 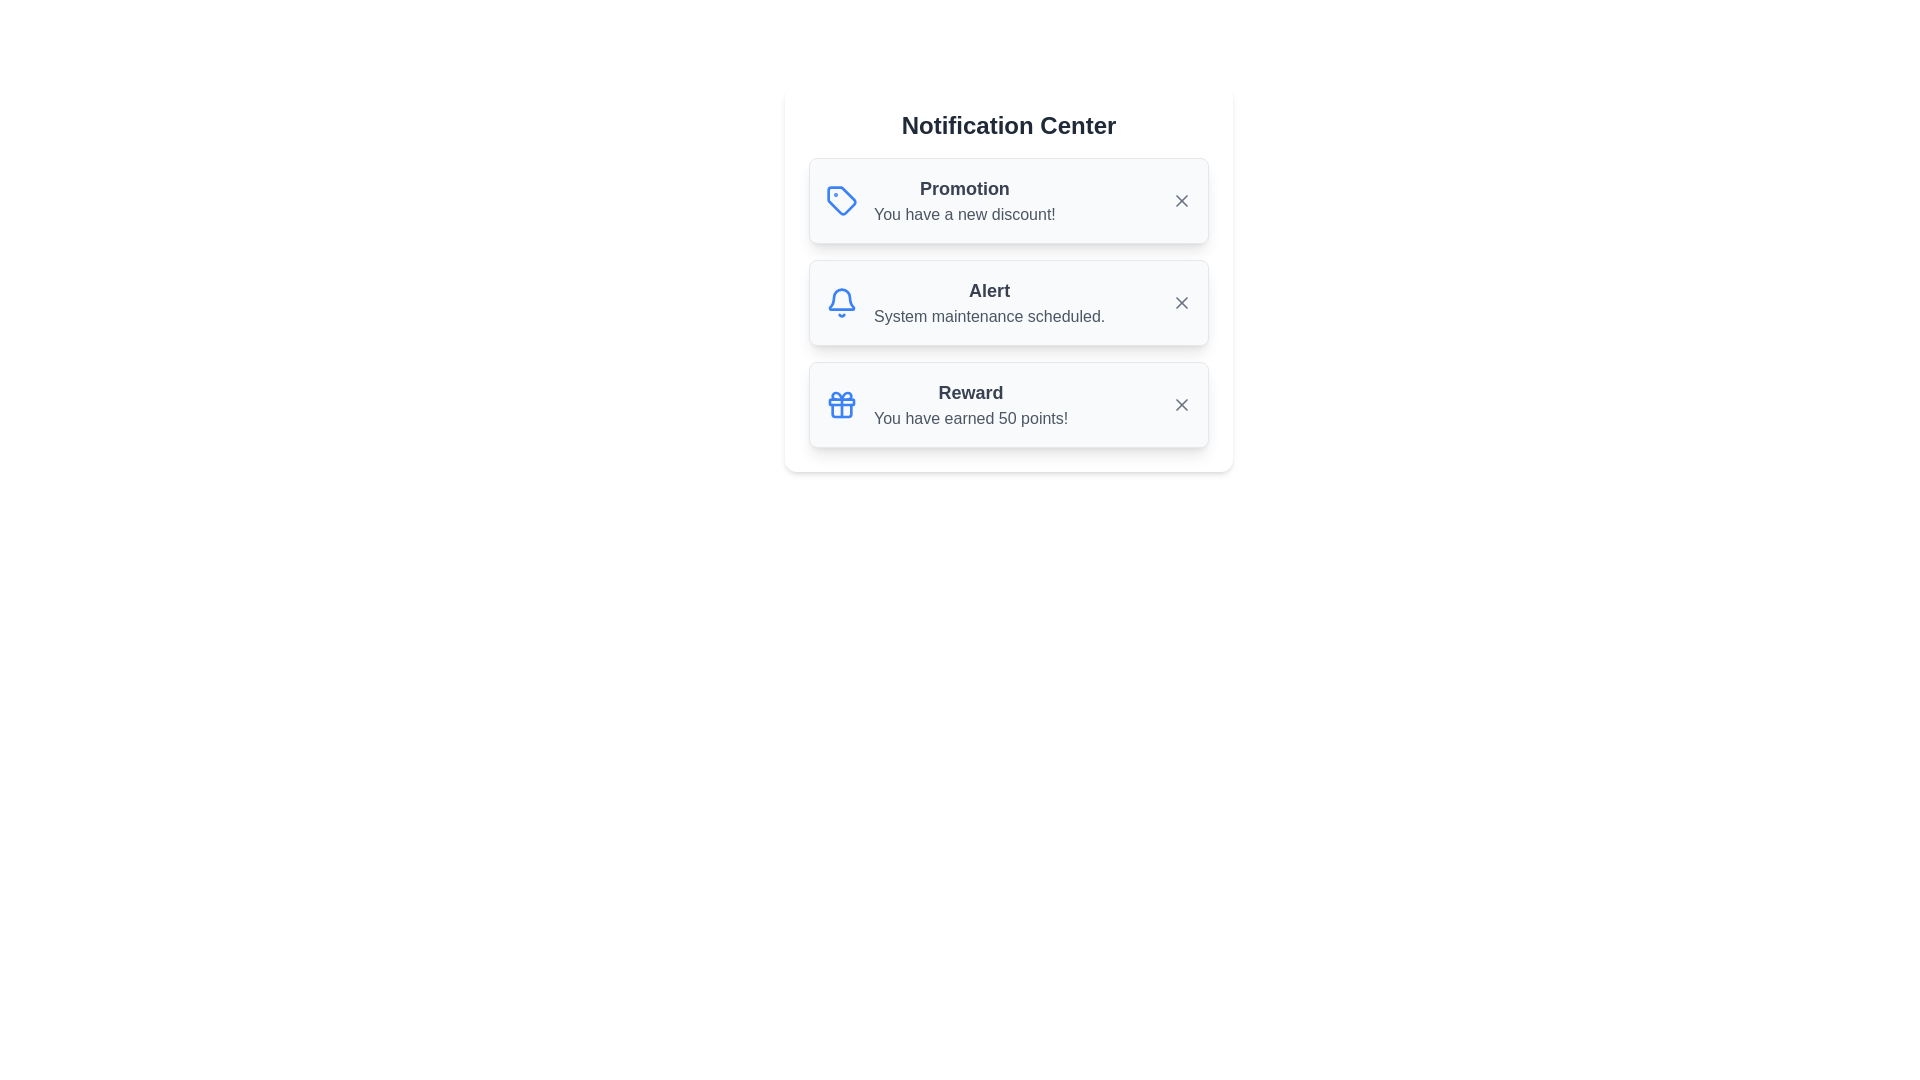 What do you see at coordinates (841, 405) in the screenshot?
I see `the meaning of the blue gift icon located` at bounding box center [841, 405].